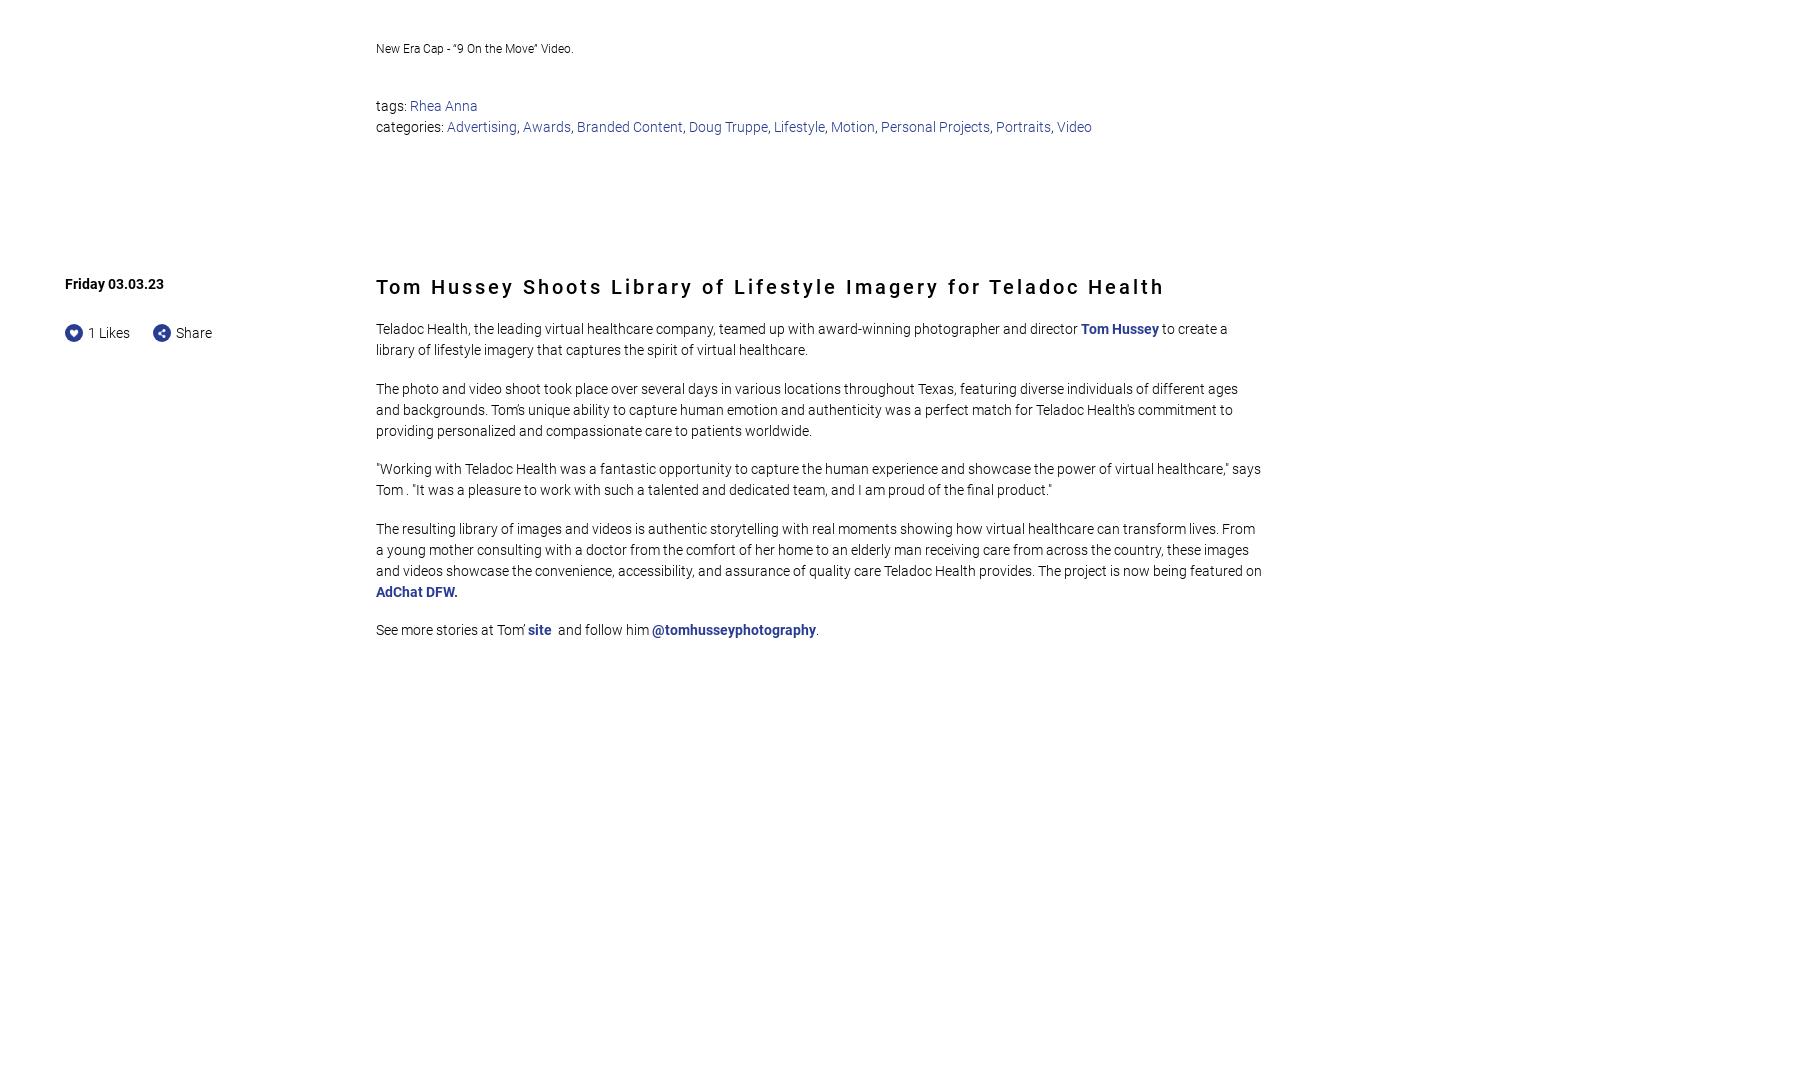 Image resolution: width=1805 pixels, height=1076 pixels. What do you see at coordinates (474, 47) in the screenshot?
I see `'New Era Cap - “9 On the Move” Video.'` at bounding box center [474, 47].